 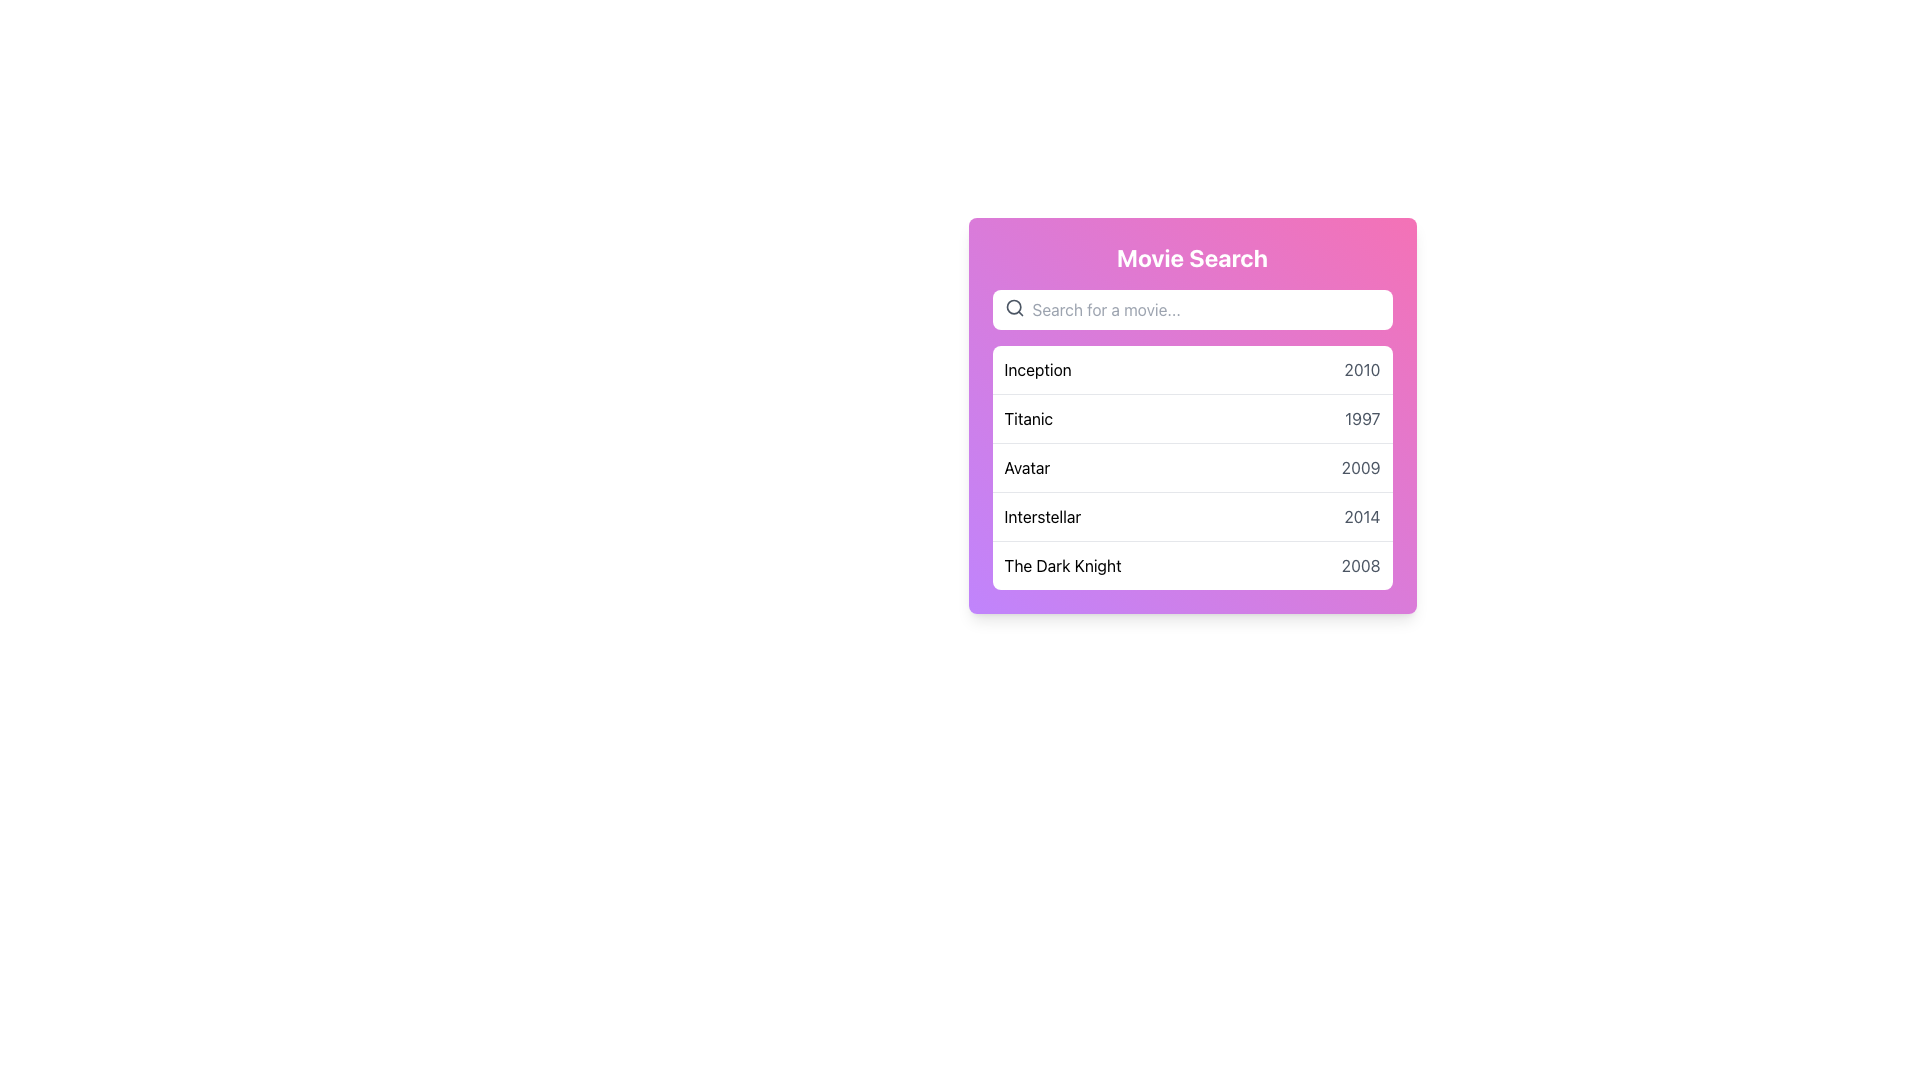 I want to click on the movie title 'Interstellar' displayed in a bold font within the movie search result table, so click(x=1041, y=515).